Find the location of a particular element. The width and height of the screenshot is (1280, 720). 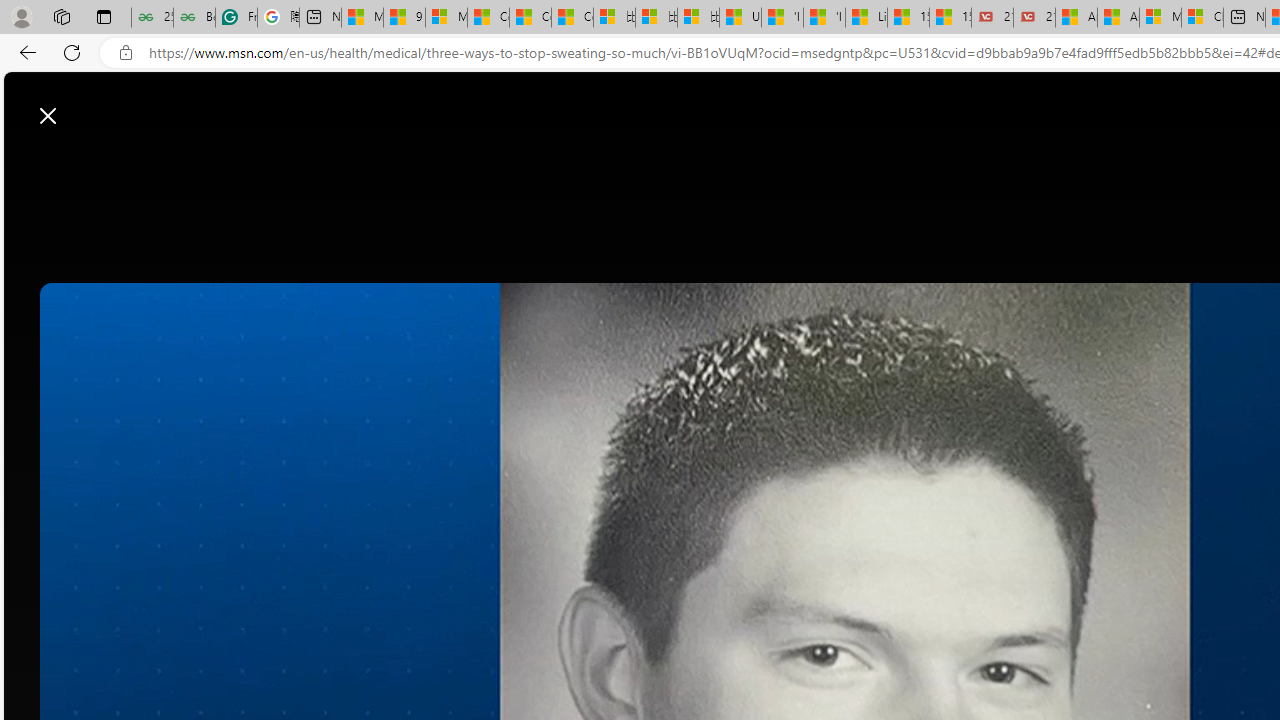

'15 Ways Modern Life Contradicts the Teachings of Jesus' is located at coordinates (950, 17).